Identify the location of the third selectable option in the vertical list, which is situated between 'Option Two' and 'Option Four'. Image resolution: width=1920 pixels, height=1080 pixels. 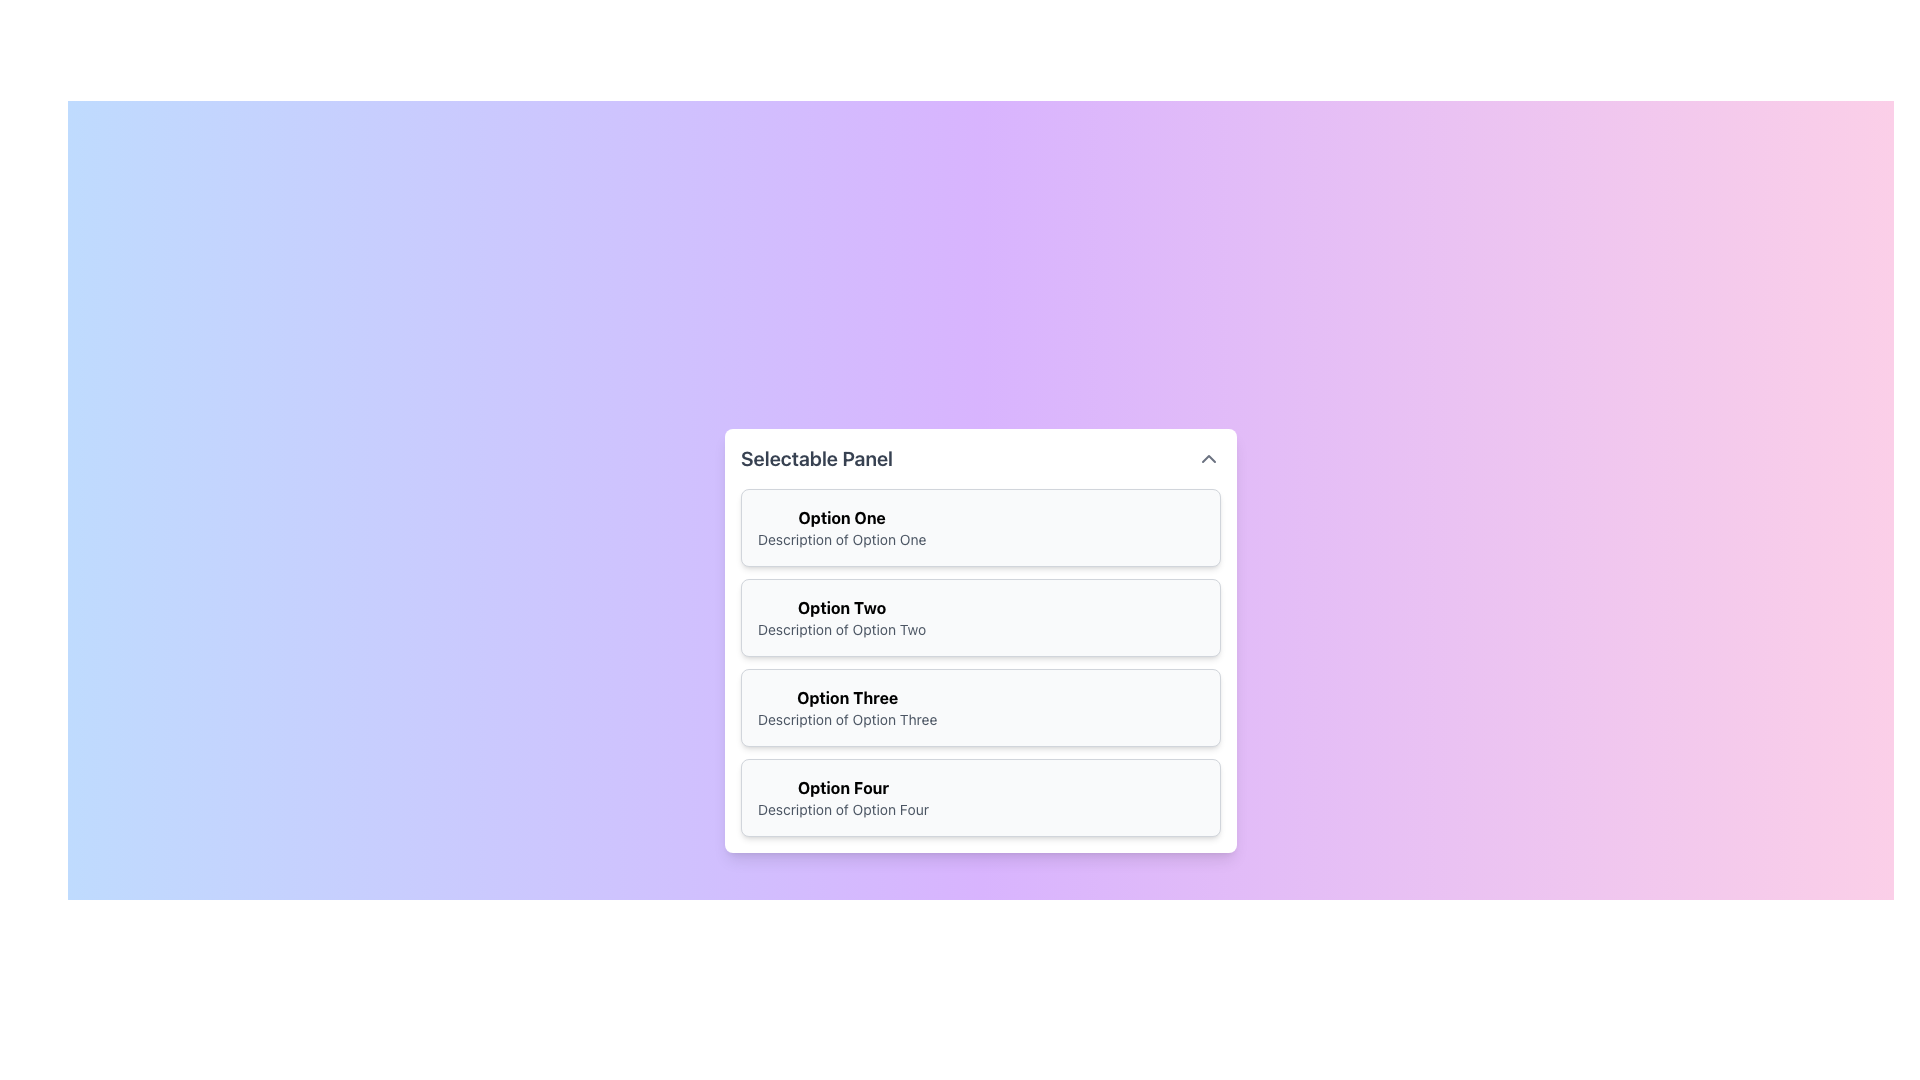
(847, 707).